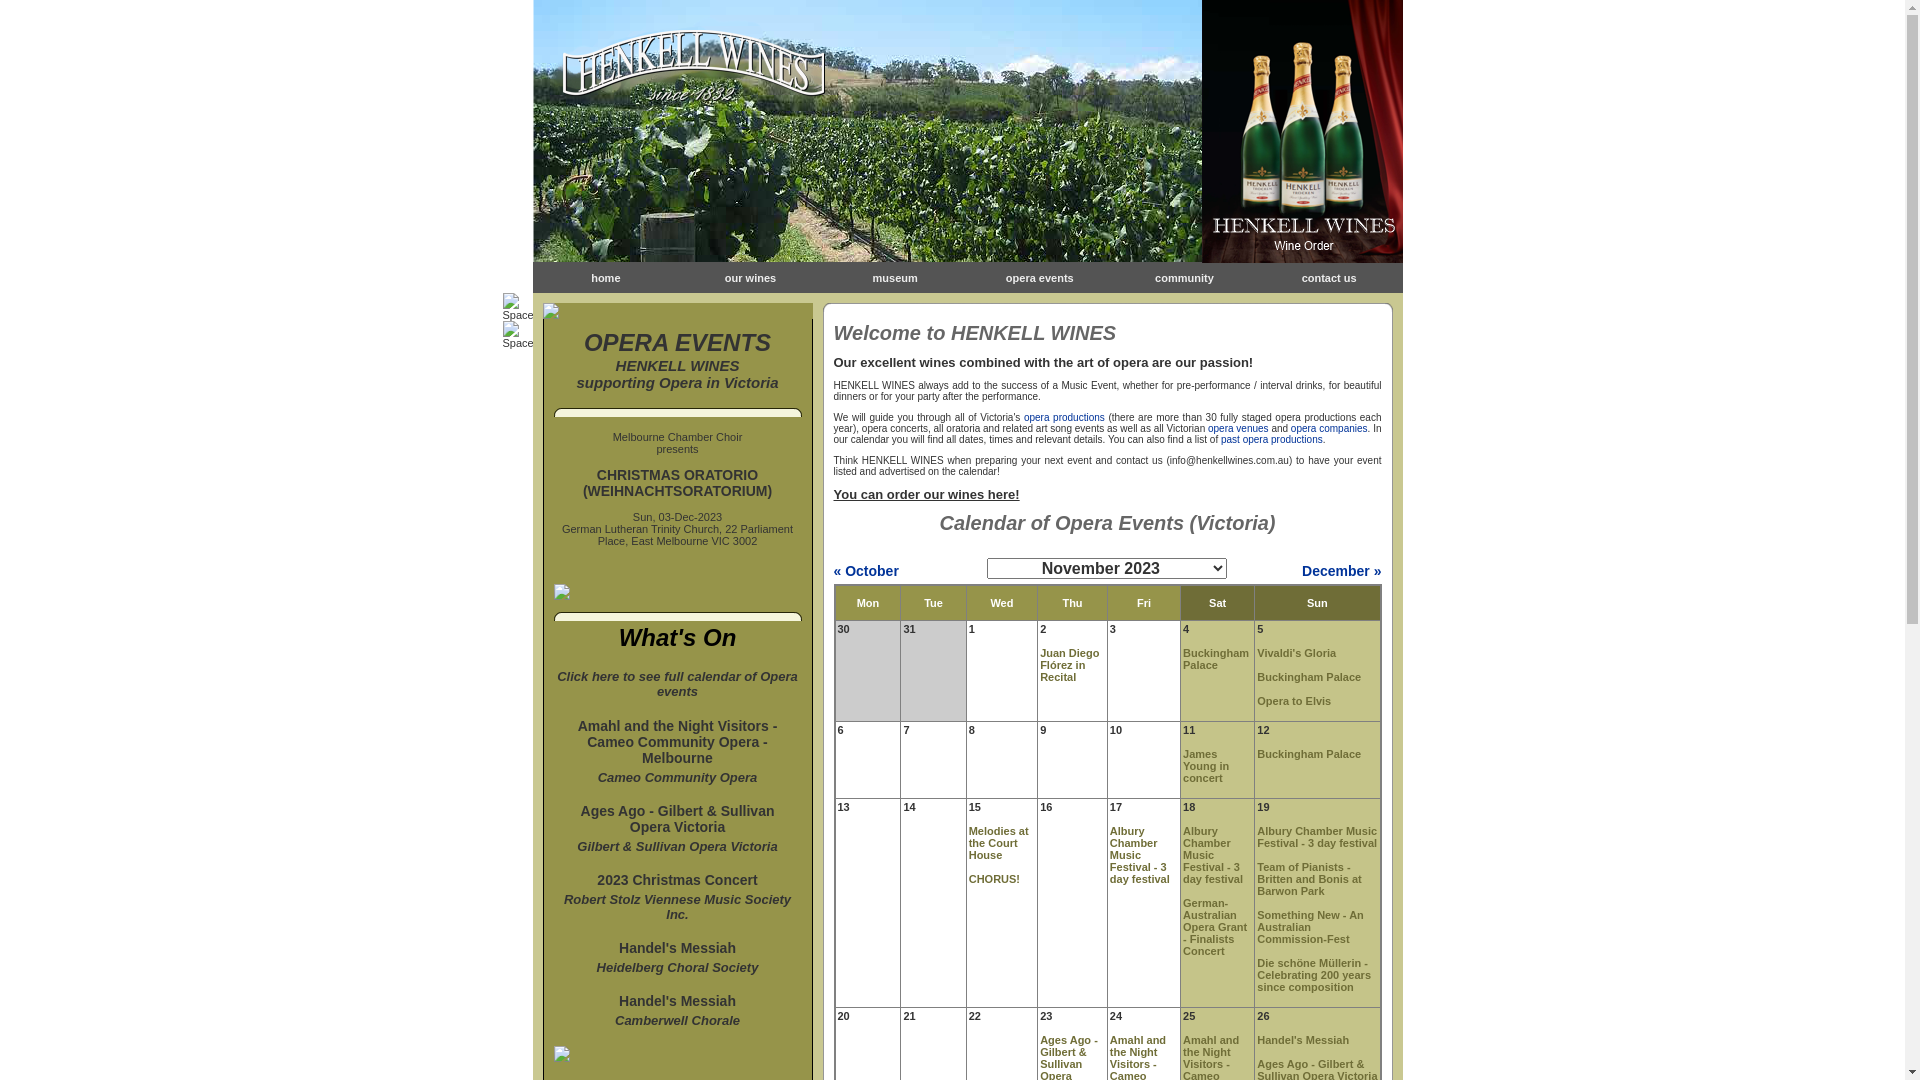 This screenshot has width=1920, height=1080. I want to click on 'home', so click(604, 277).